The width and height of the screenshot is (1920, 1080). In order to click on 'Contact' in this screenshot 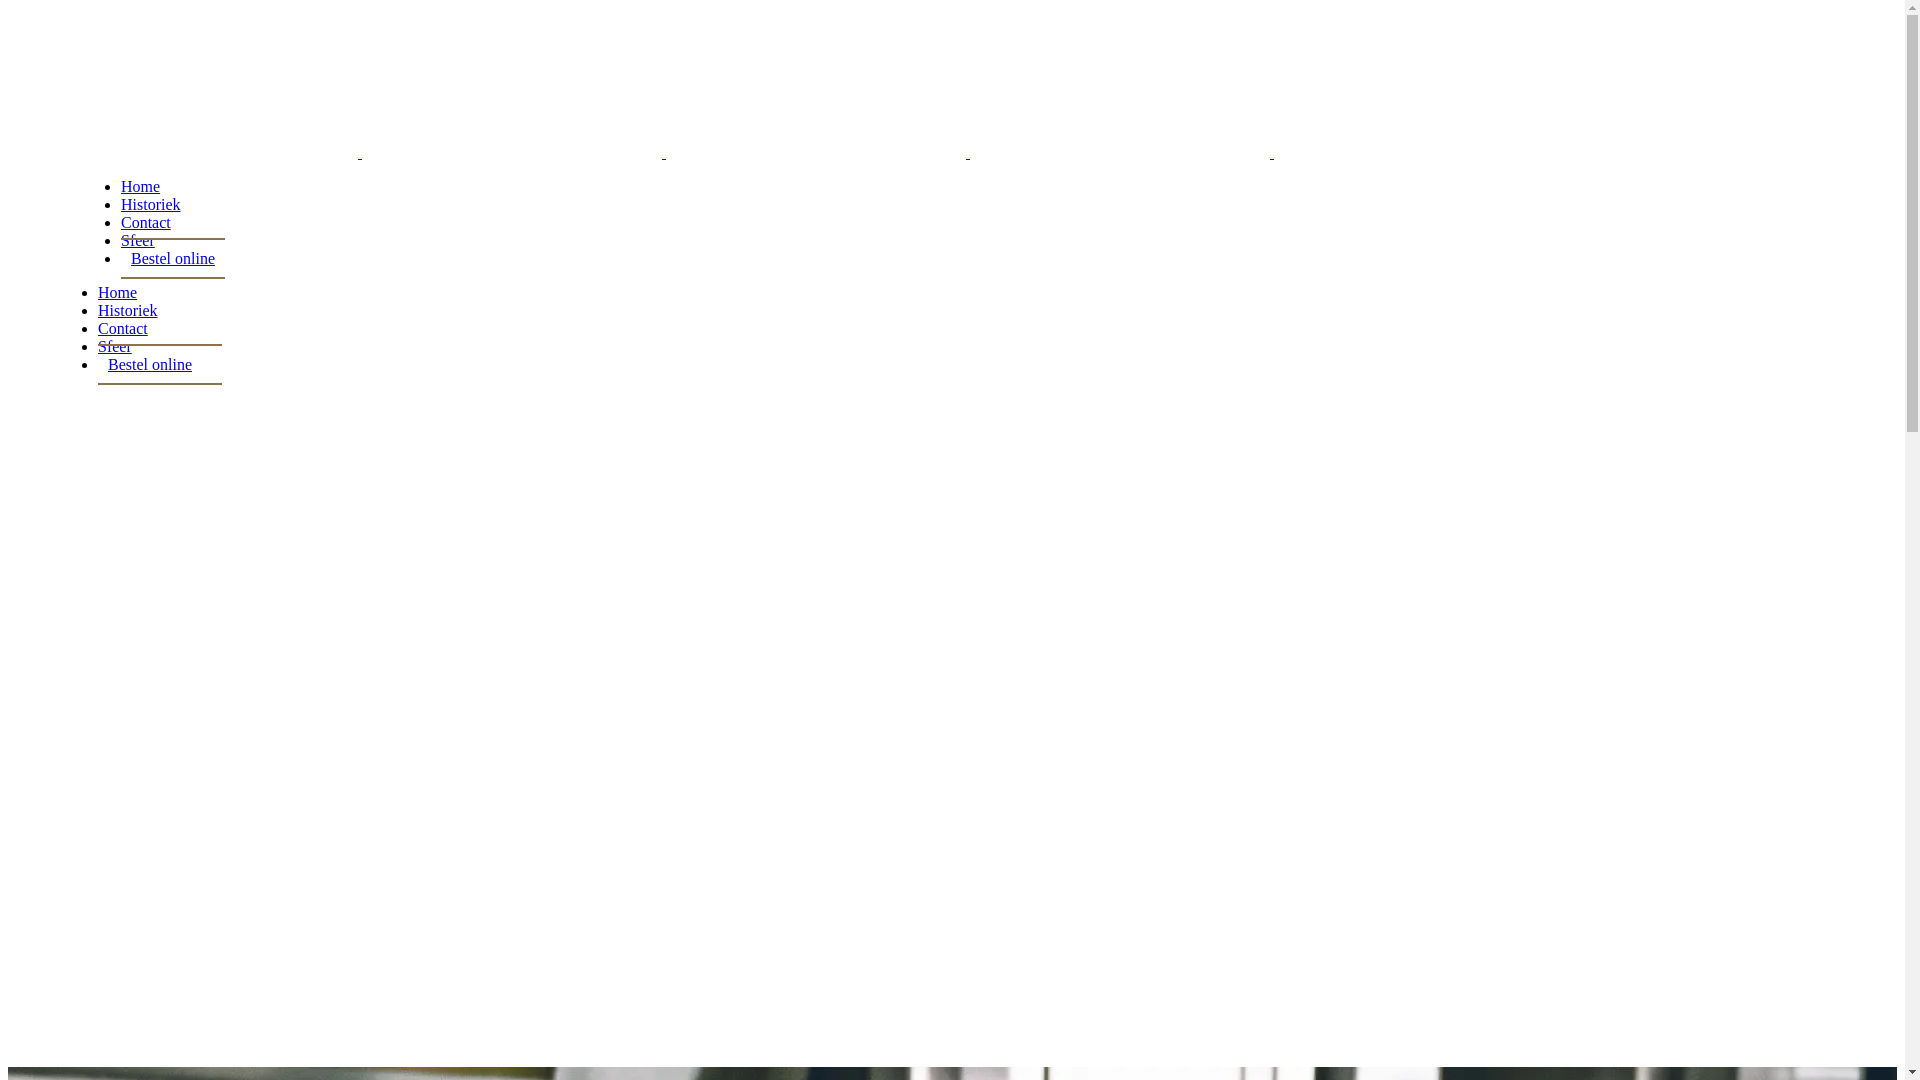, I will do `click(144, 222)`.